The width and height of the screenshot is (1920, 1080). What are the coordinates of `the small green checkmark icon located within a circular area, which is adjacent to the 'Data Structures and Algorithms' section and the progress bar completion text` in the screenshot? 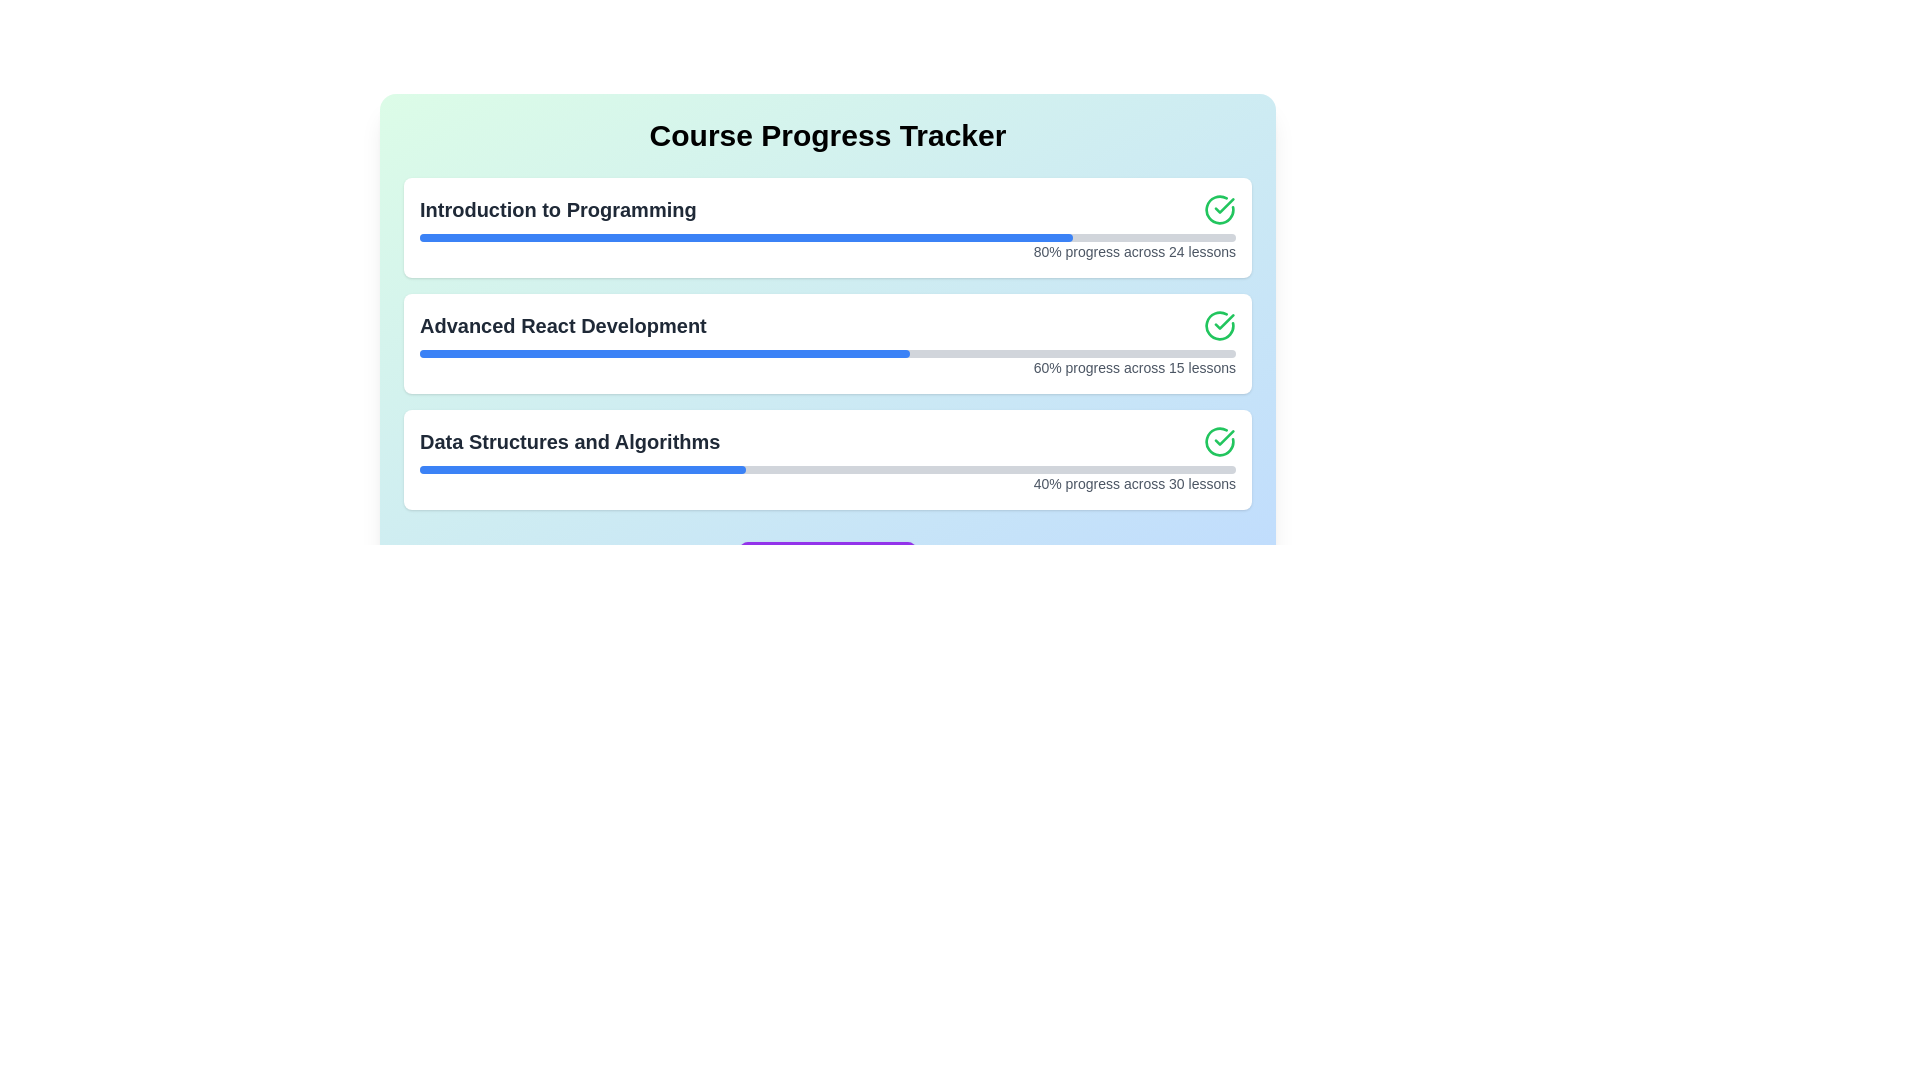 It's located at (1223, 205).